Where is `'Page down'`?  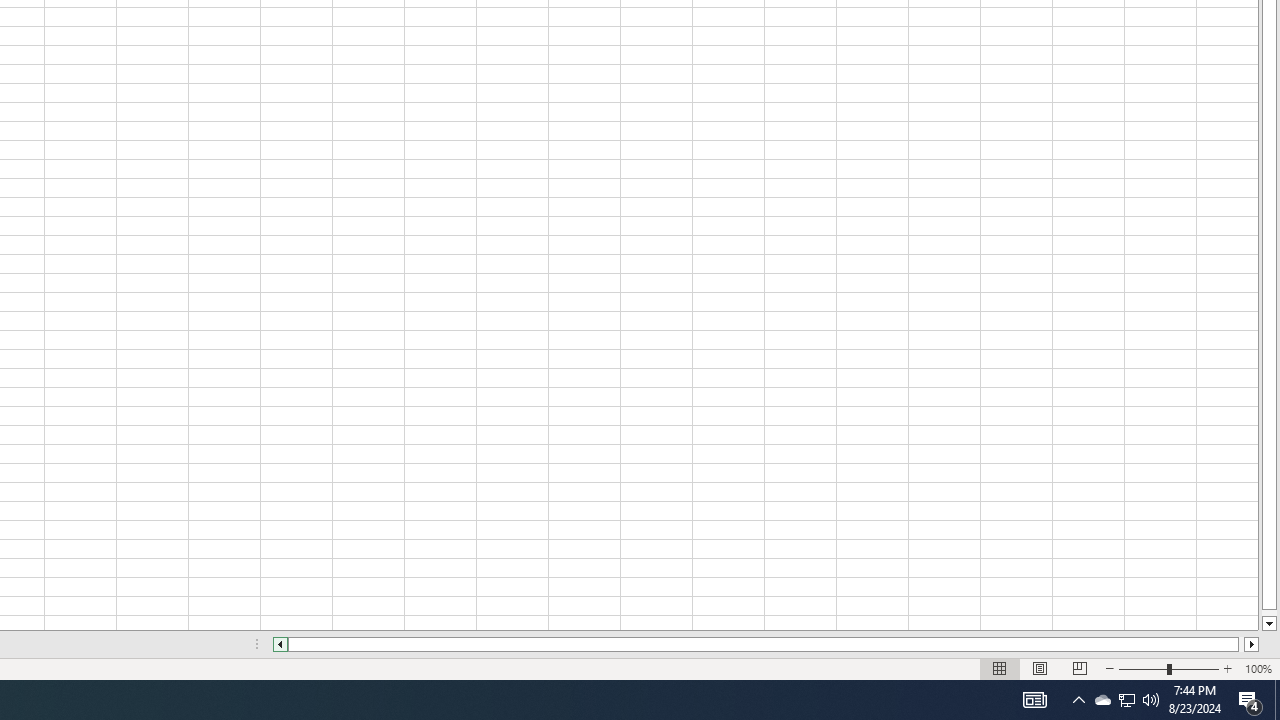
'Page down' is located at coordinates (1268, 612).